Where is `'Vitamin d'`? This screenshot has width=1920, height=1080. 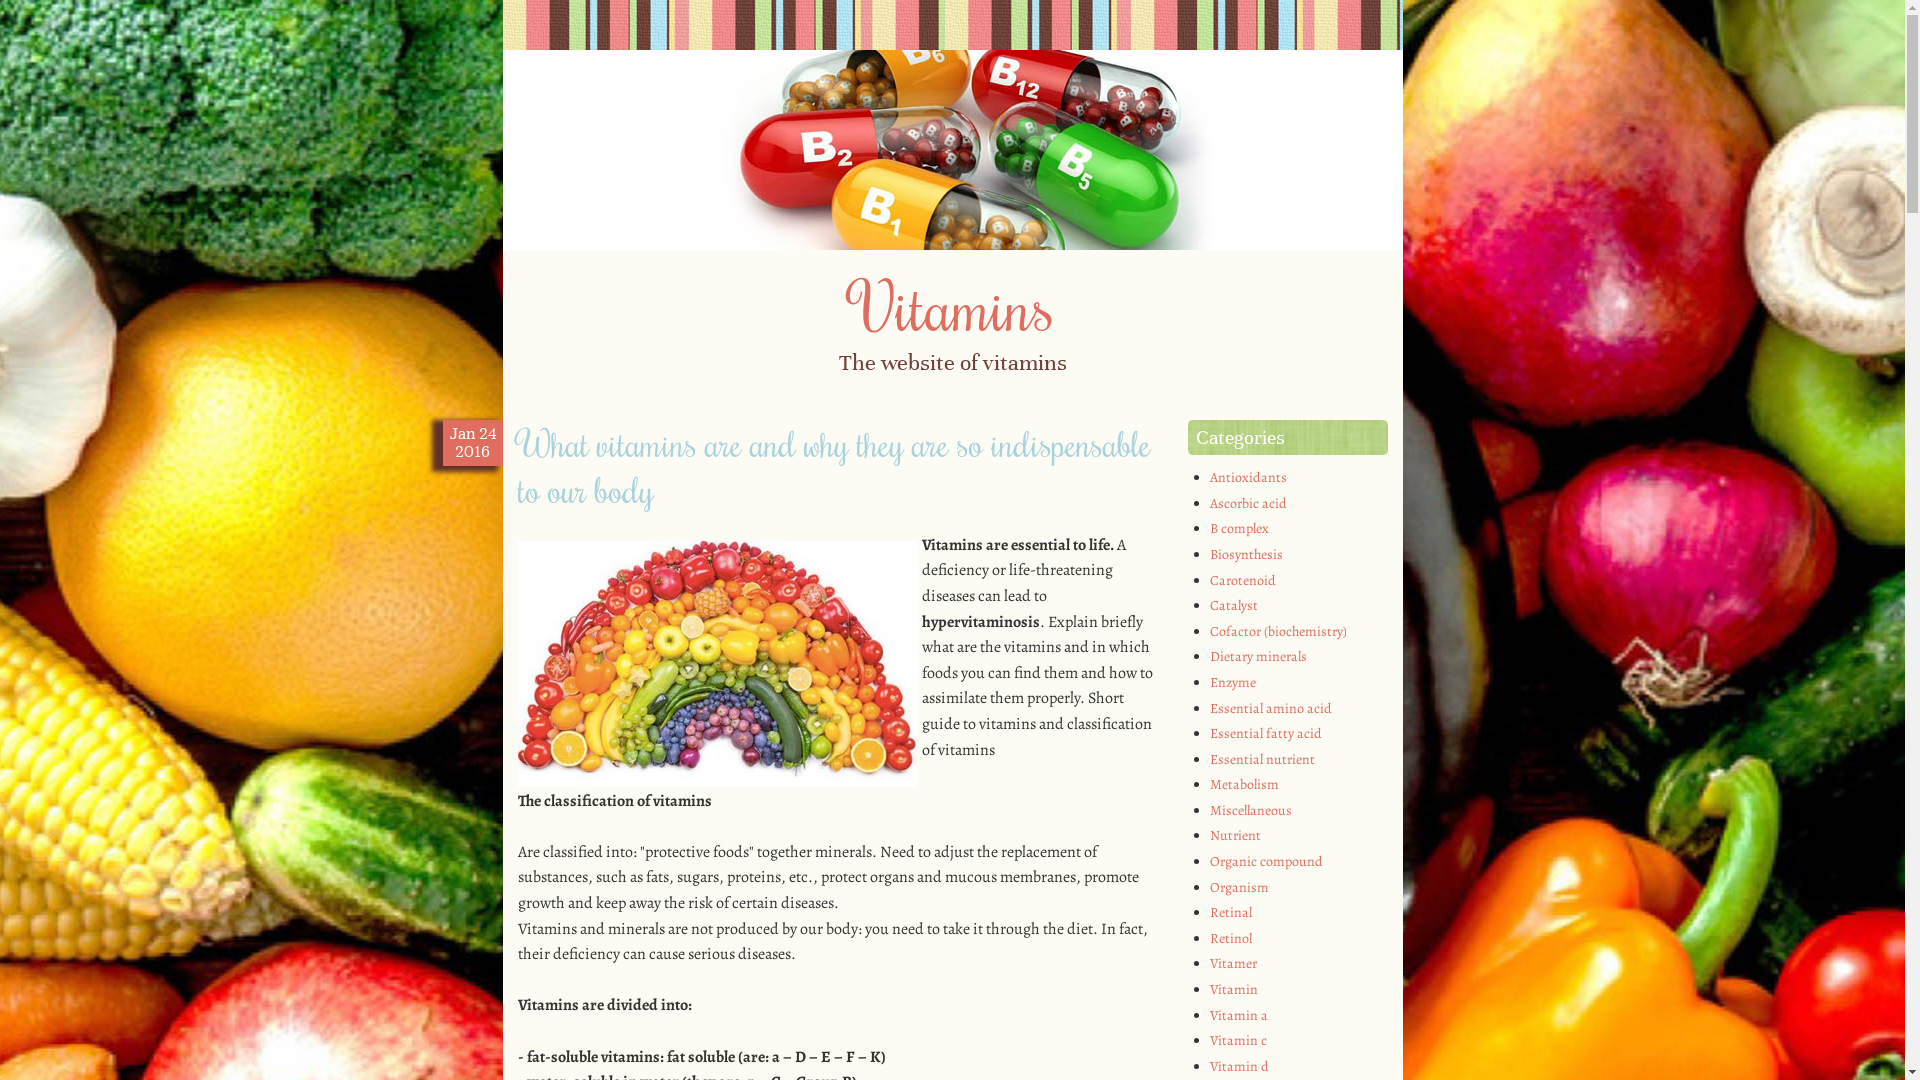 'Vitamin d' is located at coordinates (1208, 1065).